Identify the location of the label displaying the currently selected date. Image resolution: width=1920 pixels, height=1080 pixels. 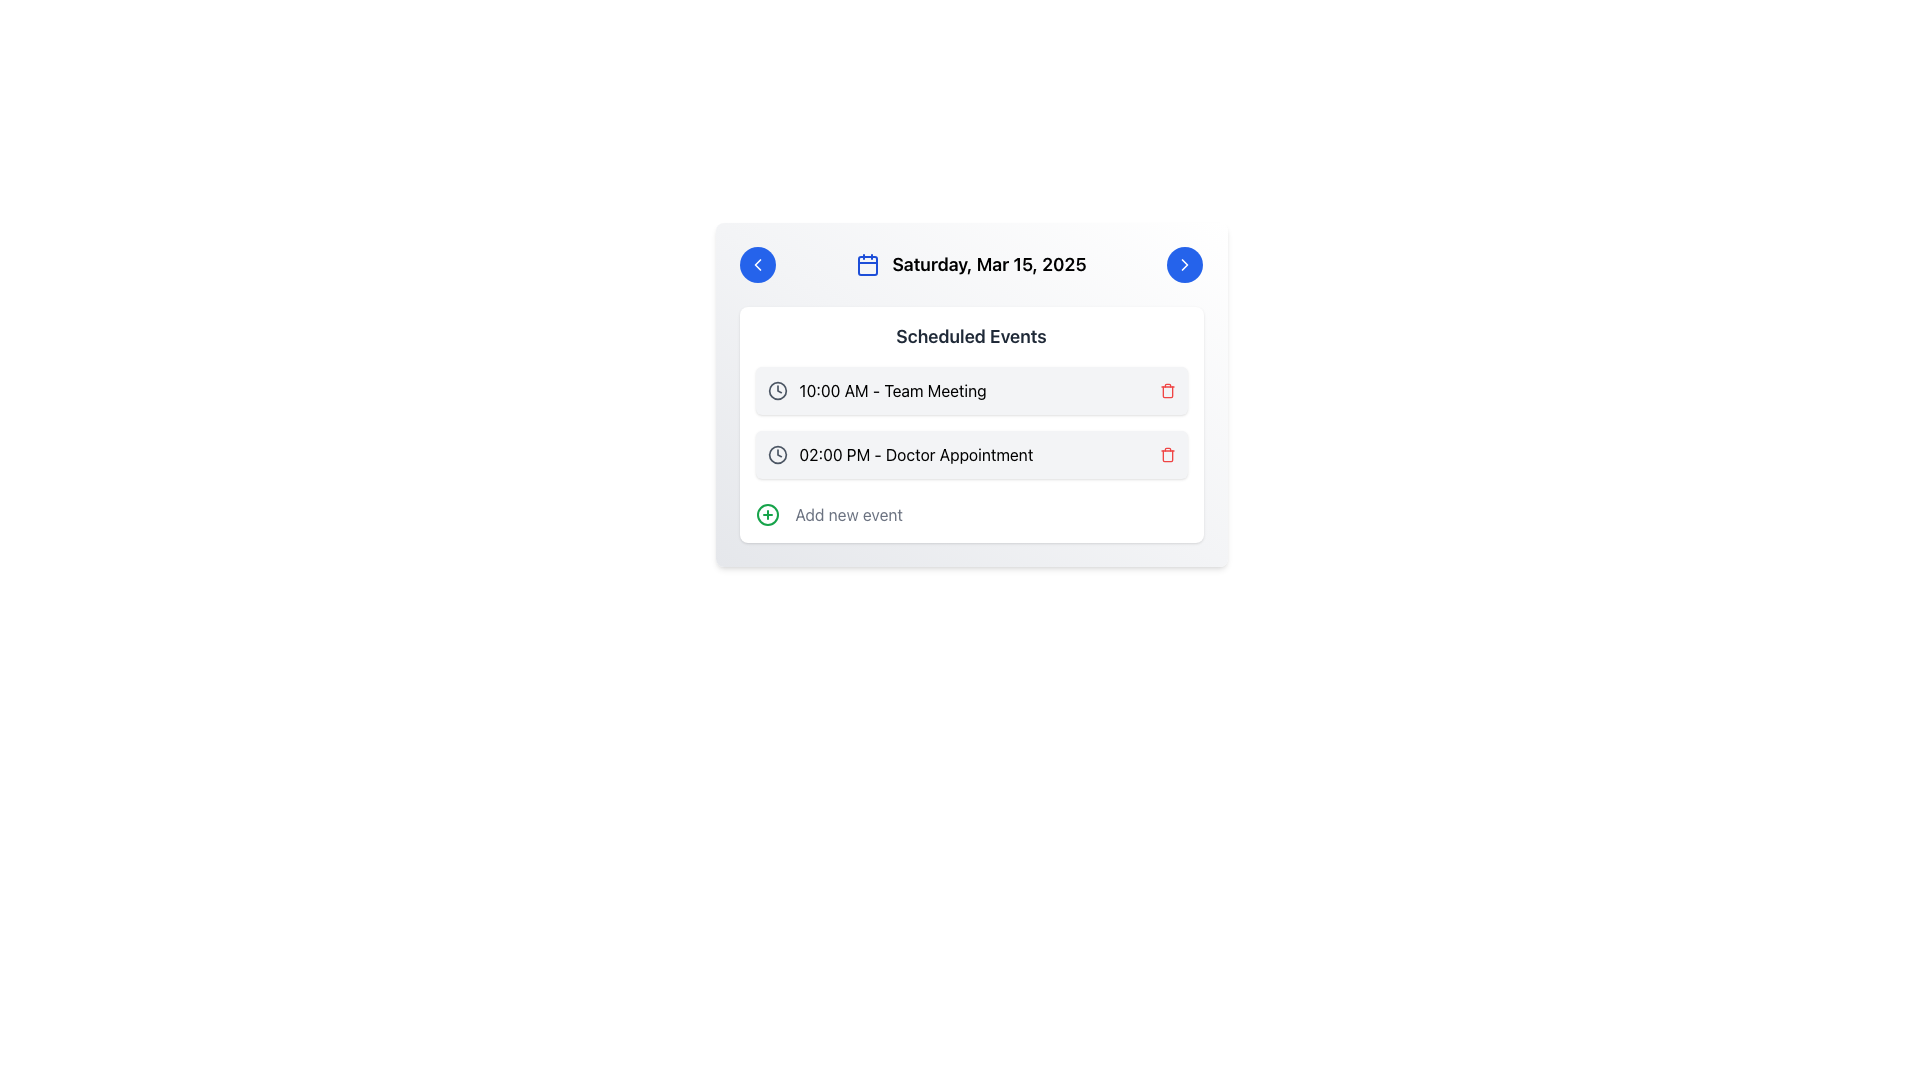
(971, 264).